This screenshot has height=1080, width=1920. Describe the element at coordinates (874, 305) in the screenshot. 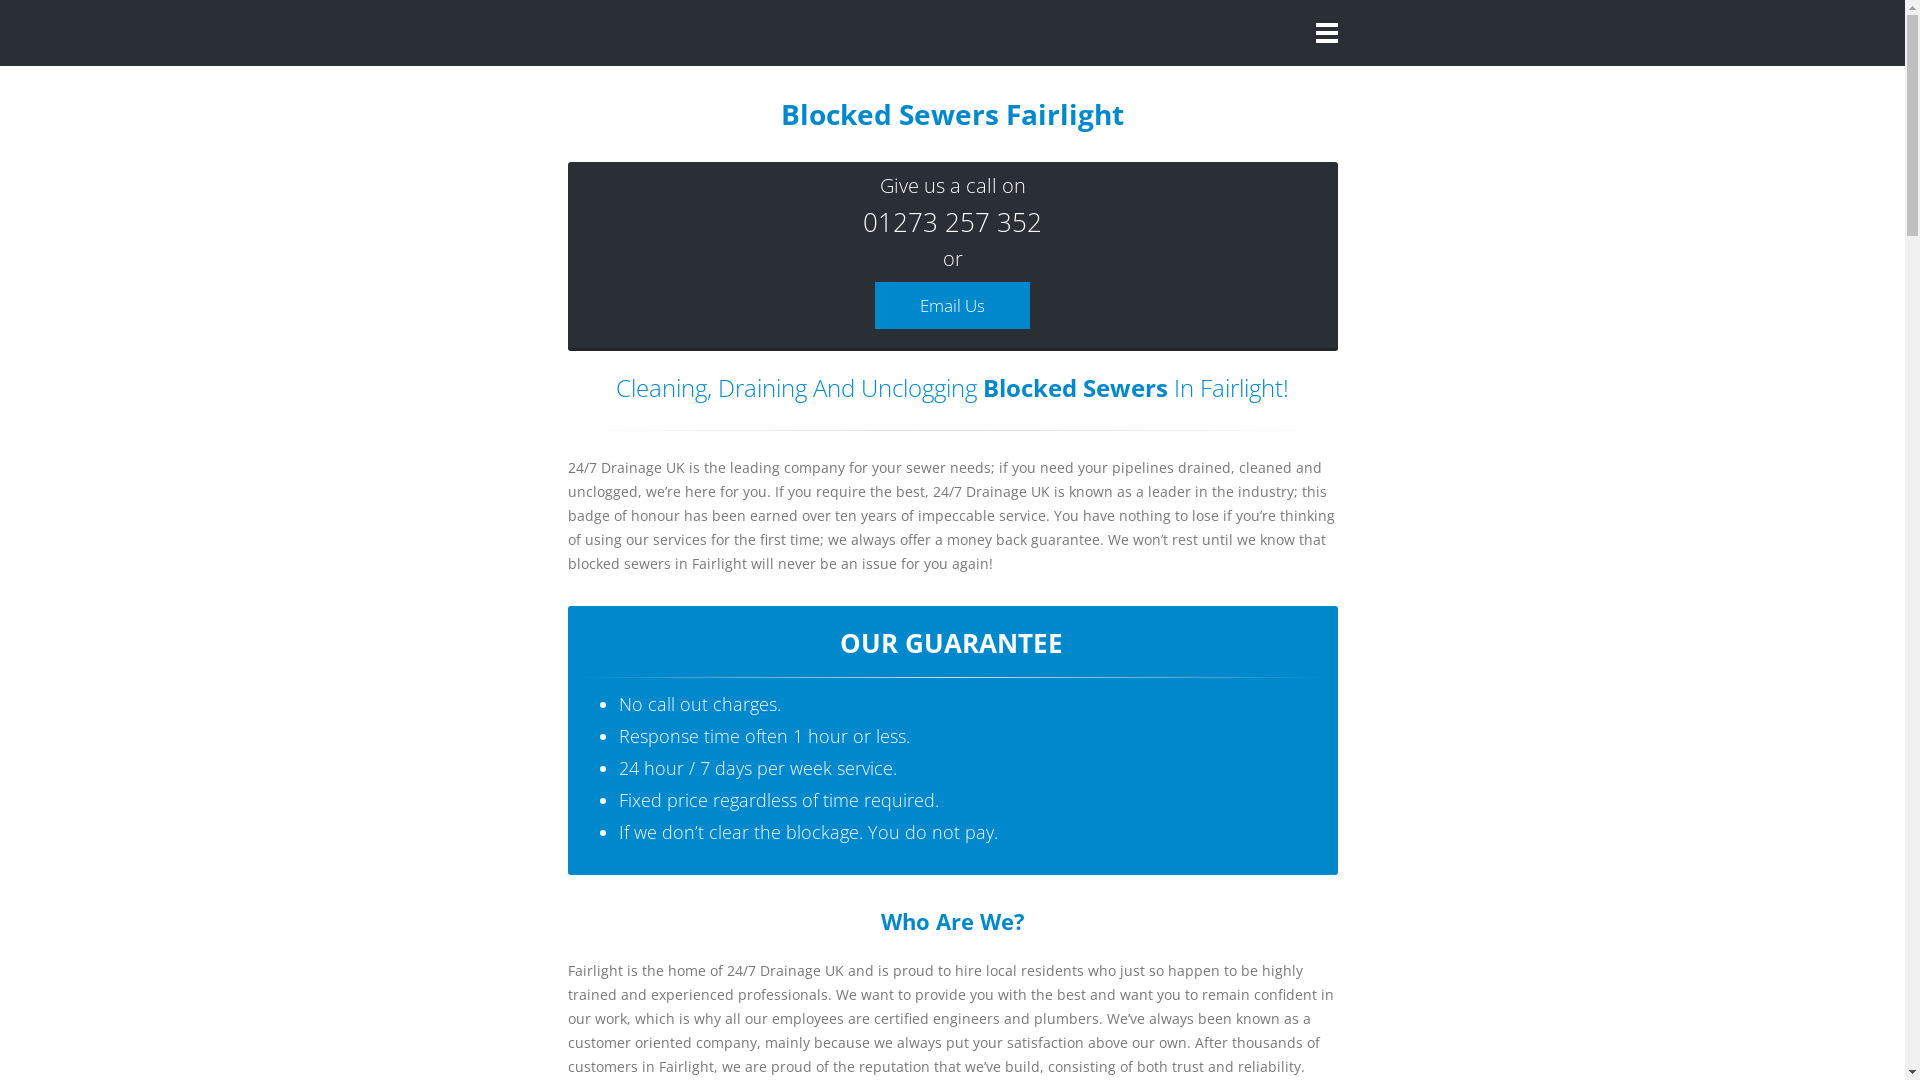

I see `'Email Us'` at that location.